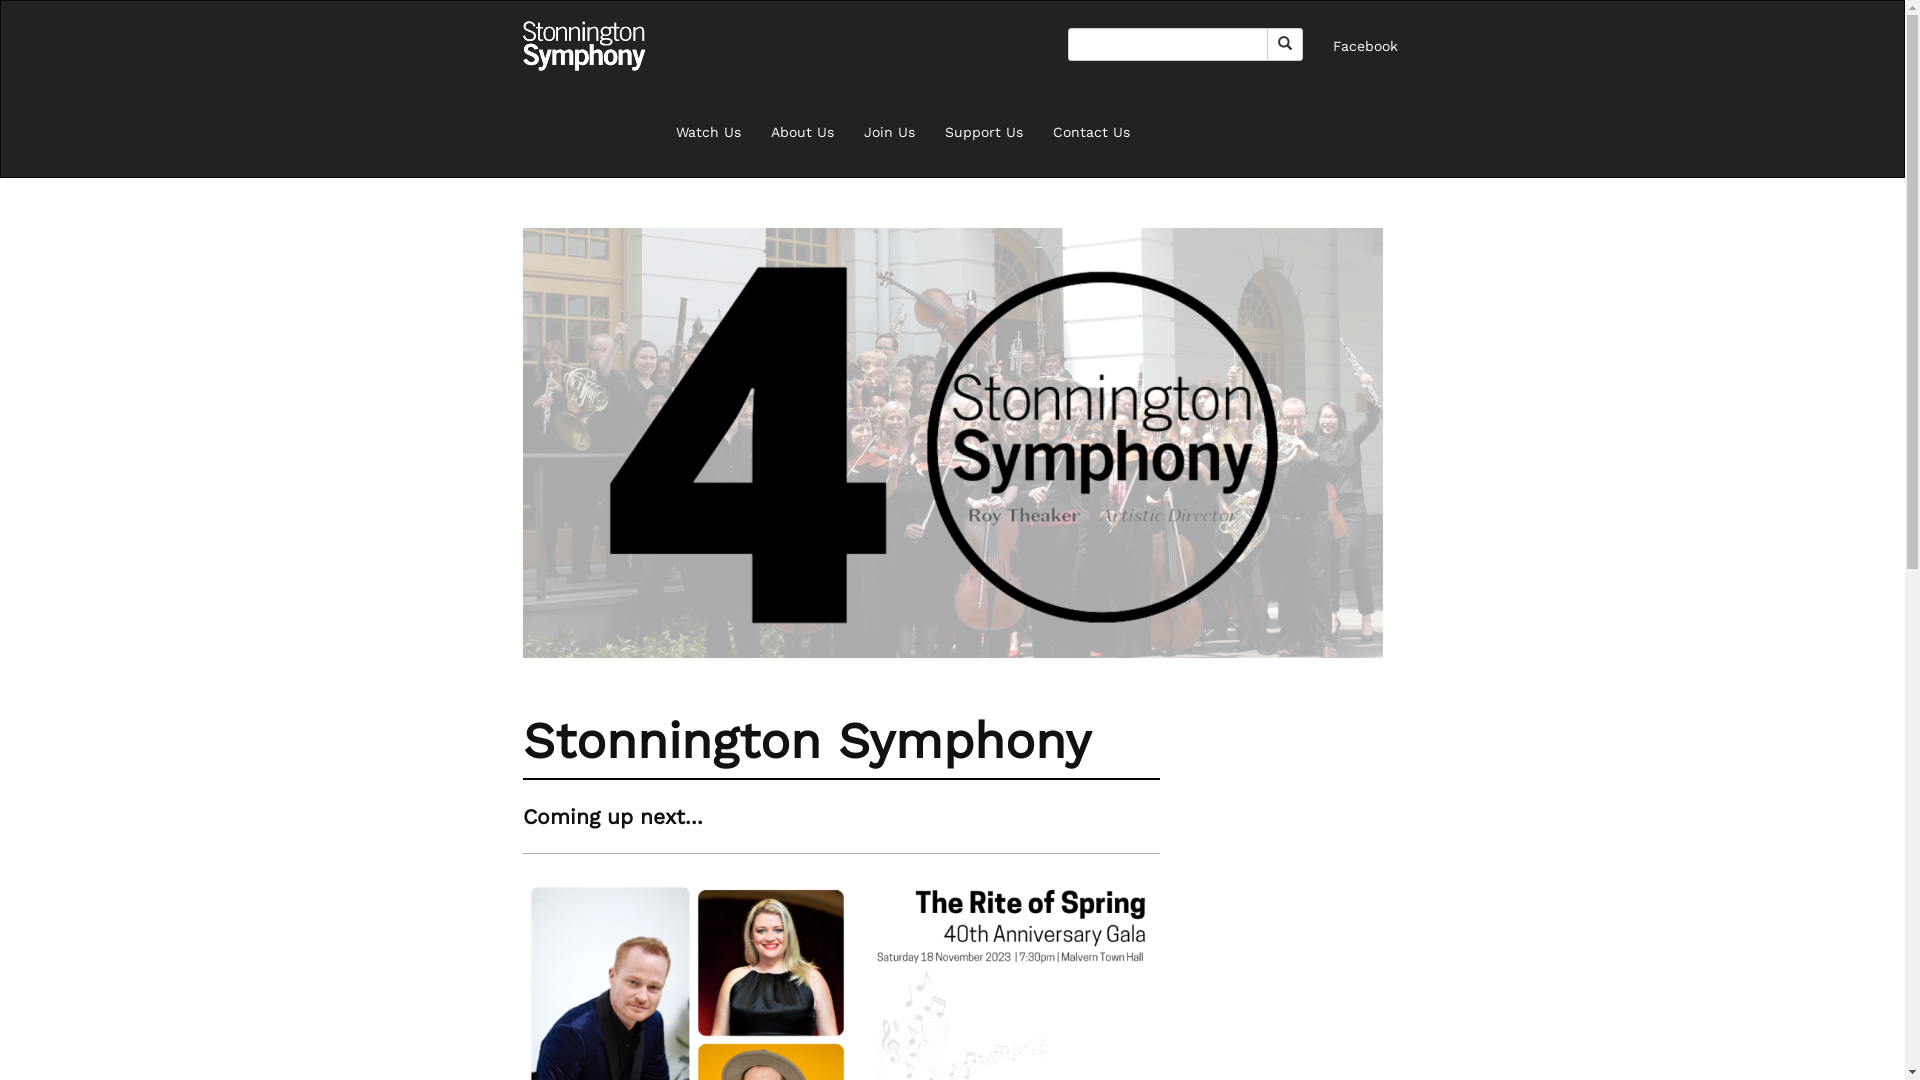  I want to click on 'About Us', so click(754, 131).